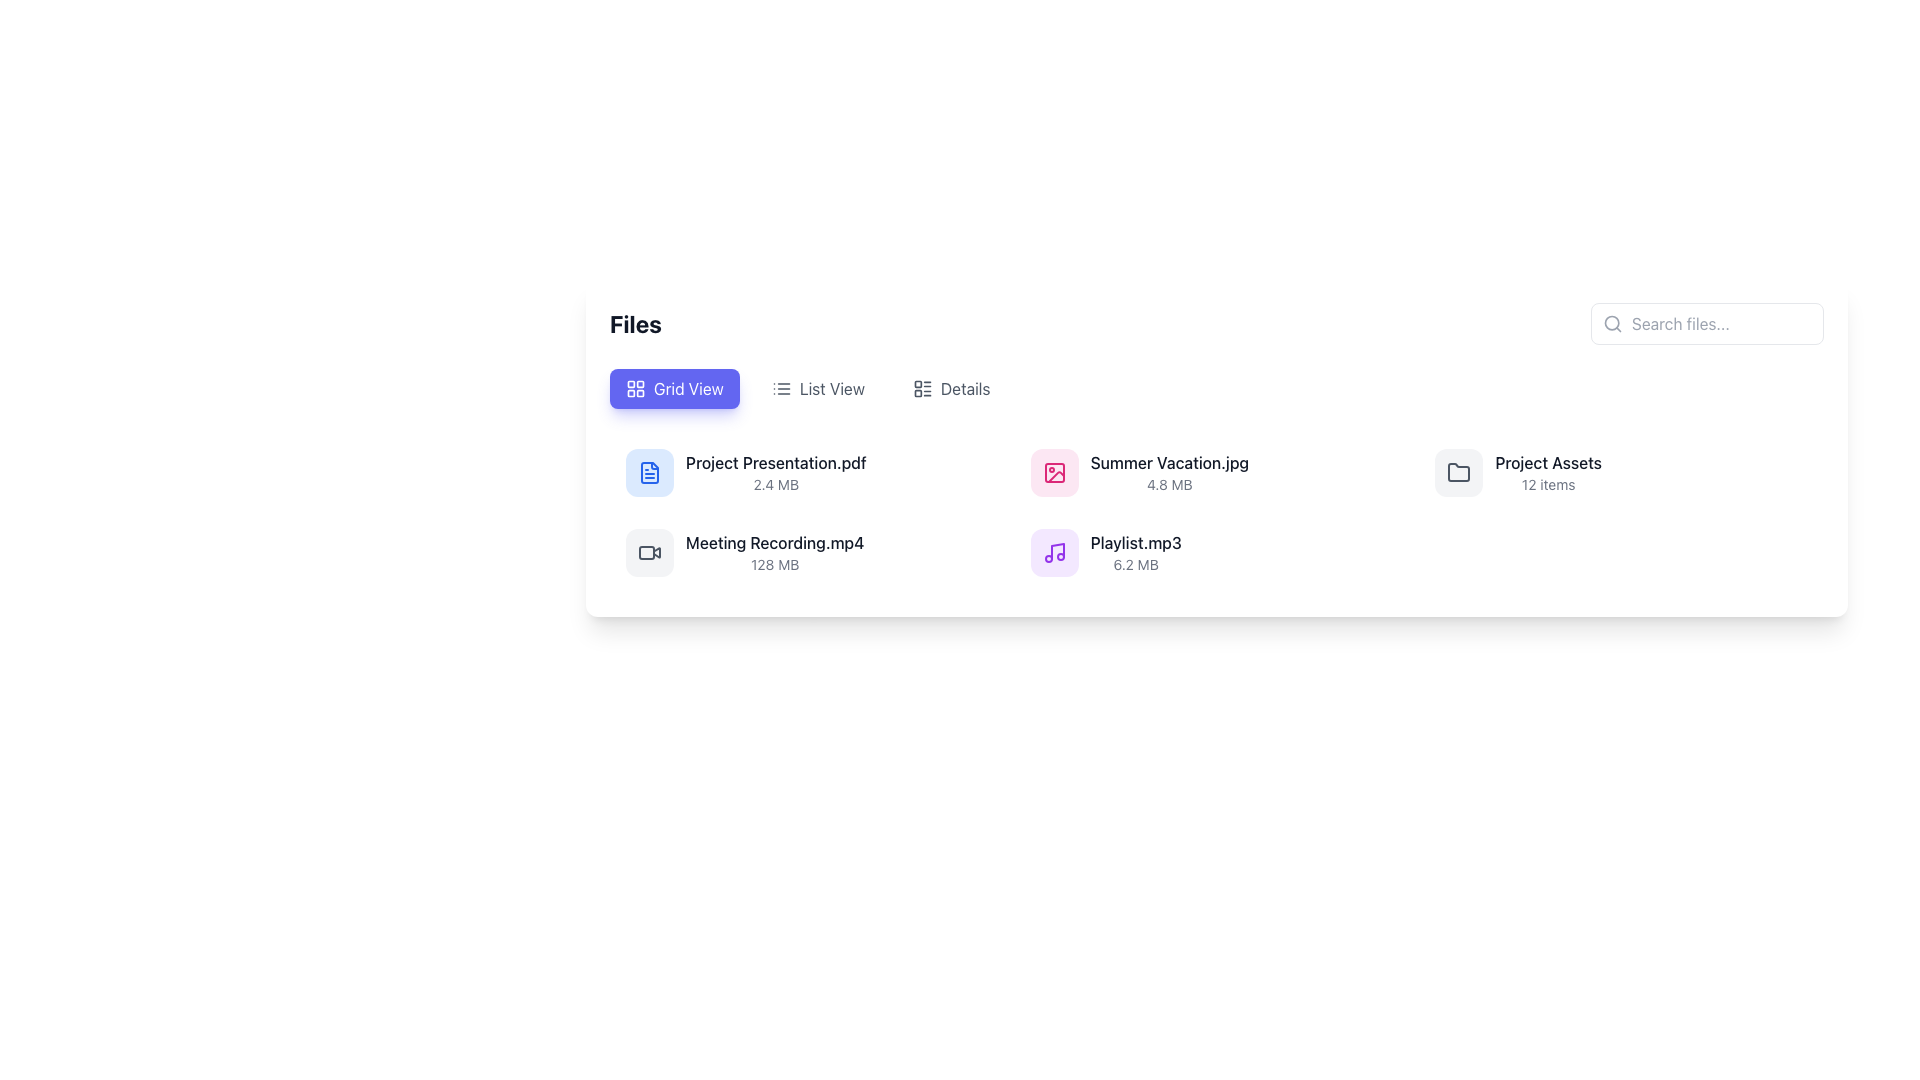 Image resolution: width=1920 pixels, height=1080 pixels. Describe the element at coordinates (1053, 473) in the screenshot. I see `the pink icon with a picture frame motif representing the file 'Summer Vacation.jpg', which is positioned next to the filename and file size in a grid layout` at that location.